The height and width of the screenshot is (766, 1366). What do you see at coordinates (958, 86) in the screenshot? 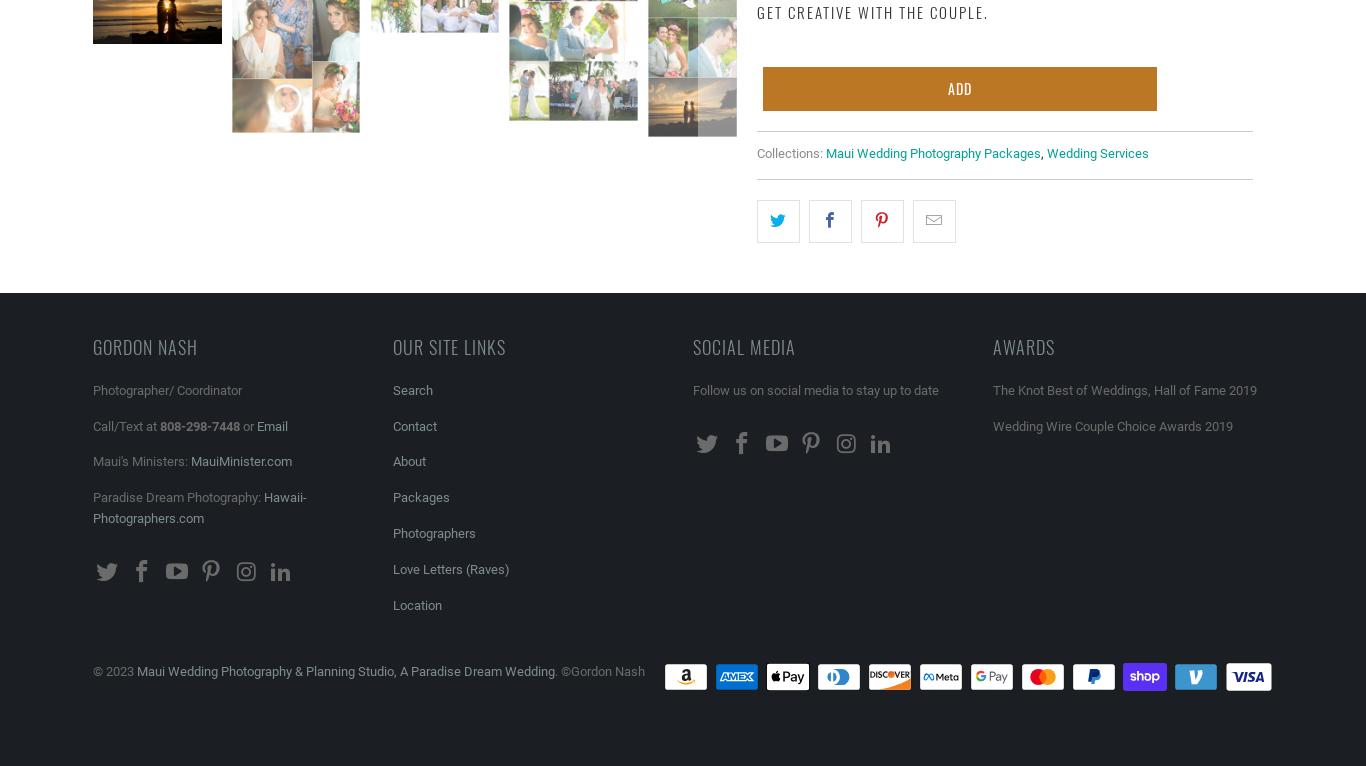
I see `'ADD'` at bounding box center [958, 86].